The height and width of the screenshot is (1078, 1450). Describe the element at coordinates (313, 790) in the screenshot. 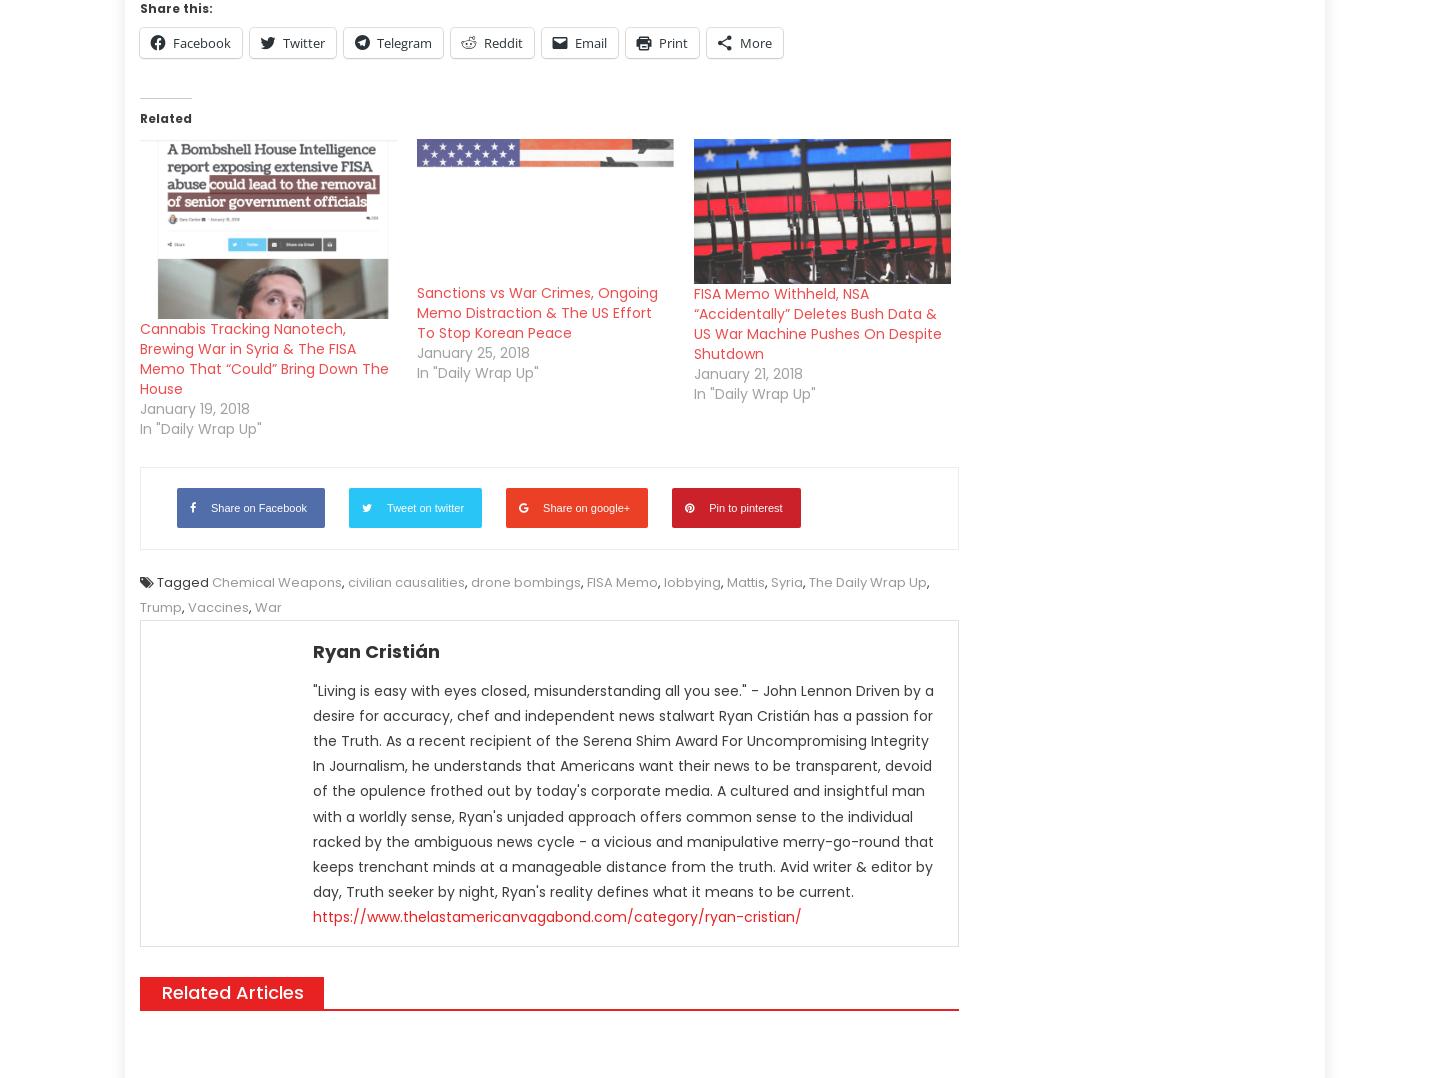

I see `'"Living is easy with eyes closed, misunderstanding all you see." - John Lennon Driven by a desire for accuracy, chef and independent news stalwart Ryan Cristián has a passion for the Truth. As a recent recipient of the Serena Shim Award For Uncompromising Integrity In Journalism, he understands that Americans want their news to be transparent, devoid of the opulence frothed out by today's corporate media. A cultured and insightful man with a worldly sense, Ryan's unjaded approach offers common sense to the individual racked by the ambiguous news cycle - a vicious and manipulative merry-go-round that keeps trenchant minds at a manageable distance from the truth. Avid writer & editor by day, Truth seeker by night, Ryan's reality defines what it means to be current.'` at that location.